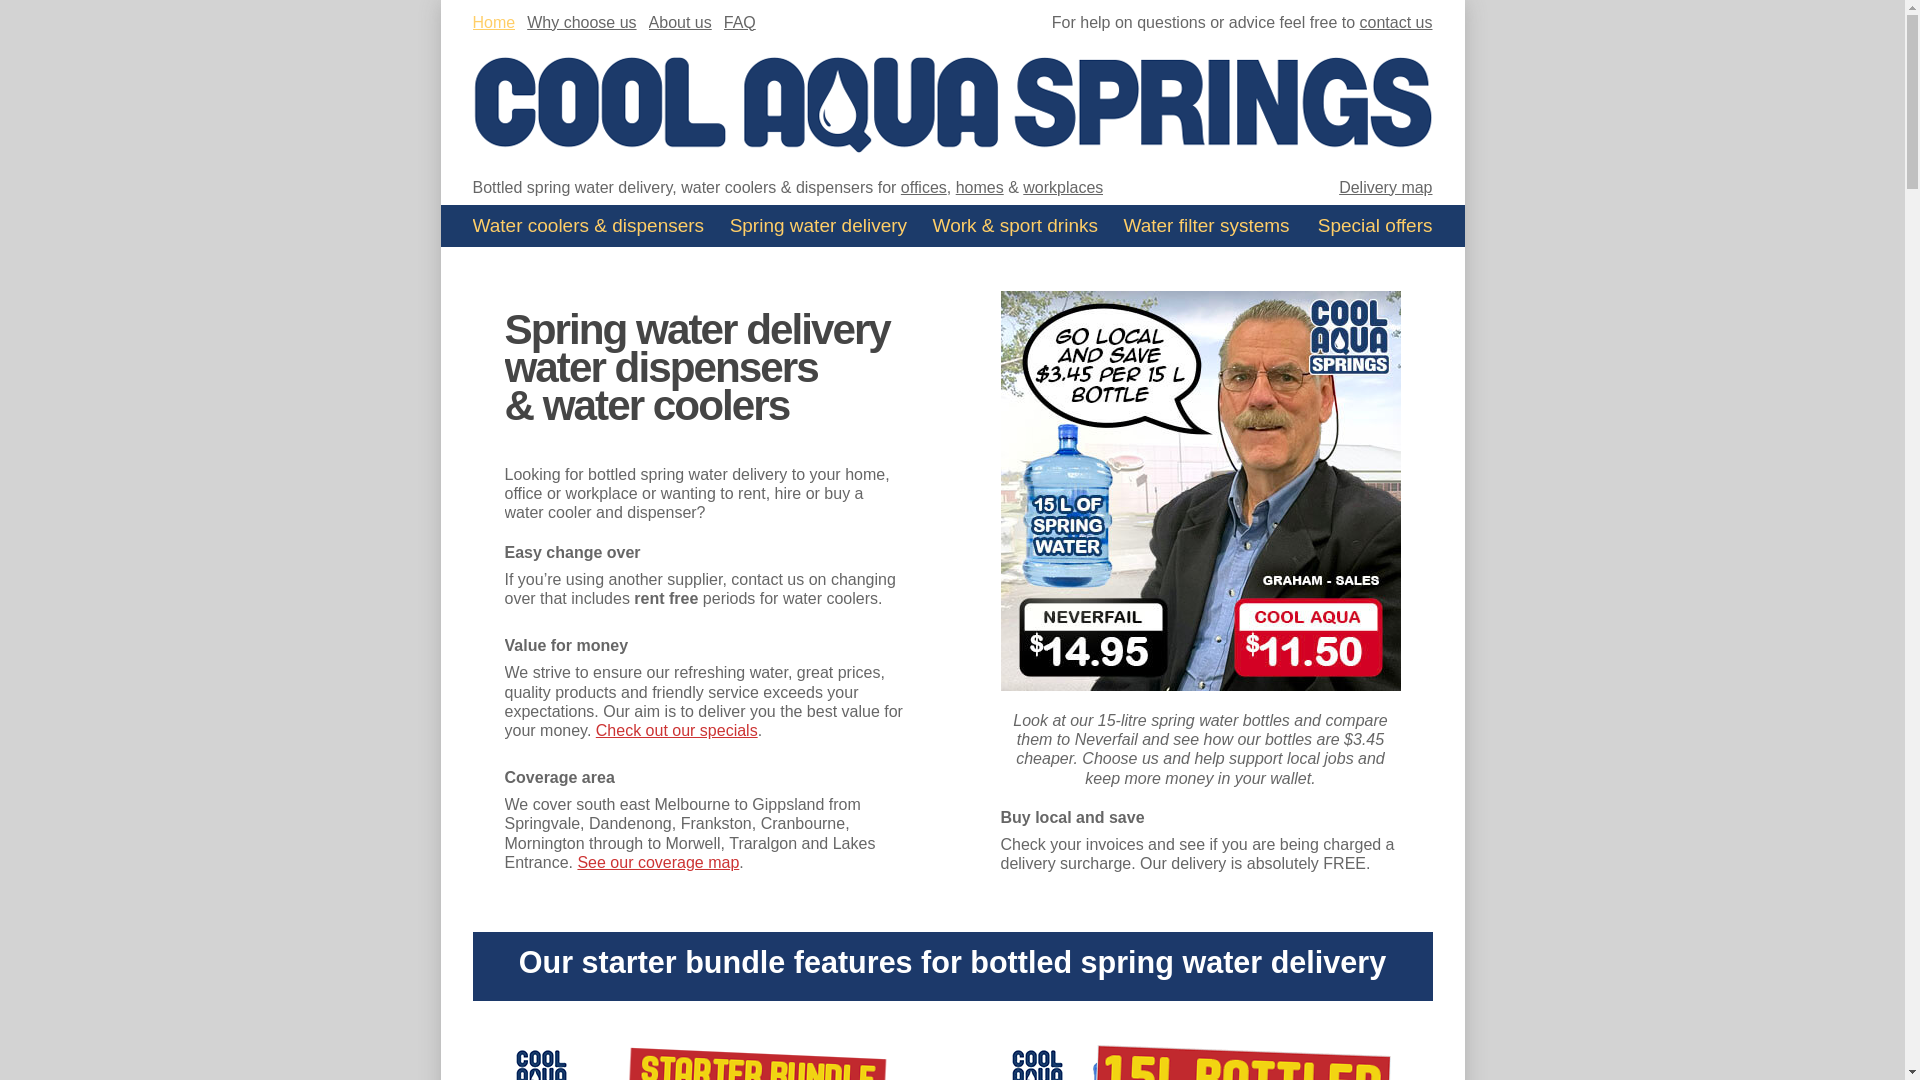  Describe the element at coordinates (676, 730) in the screenshot. I see `'Check out our specials'` at that location.